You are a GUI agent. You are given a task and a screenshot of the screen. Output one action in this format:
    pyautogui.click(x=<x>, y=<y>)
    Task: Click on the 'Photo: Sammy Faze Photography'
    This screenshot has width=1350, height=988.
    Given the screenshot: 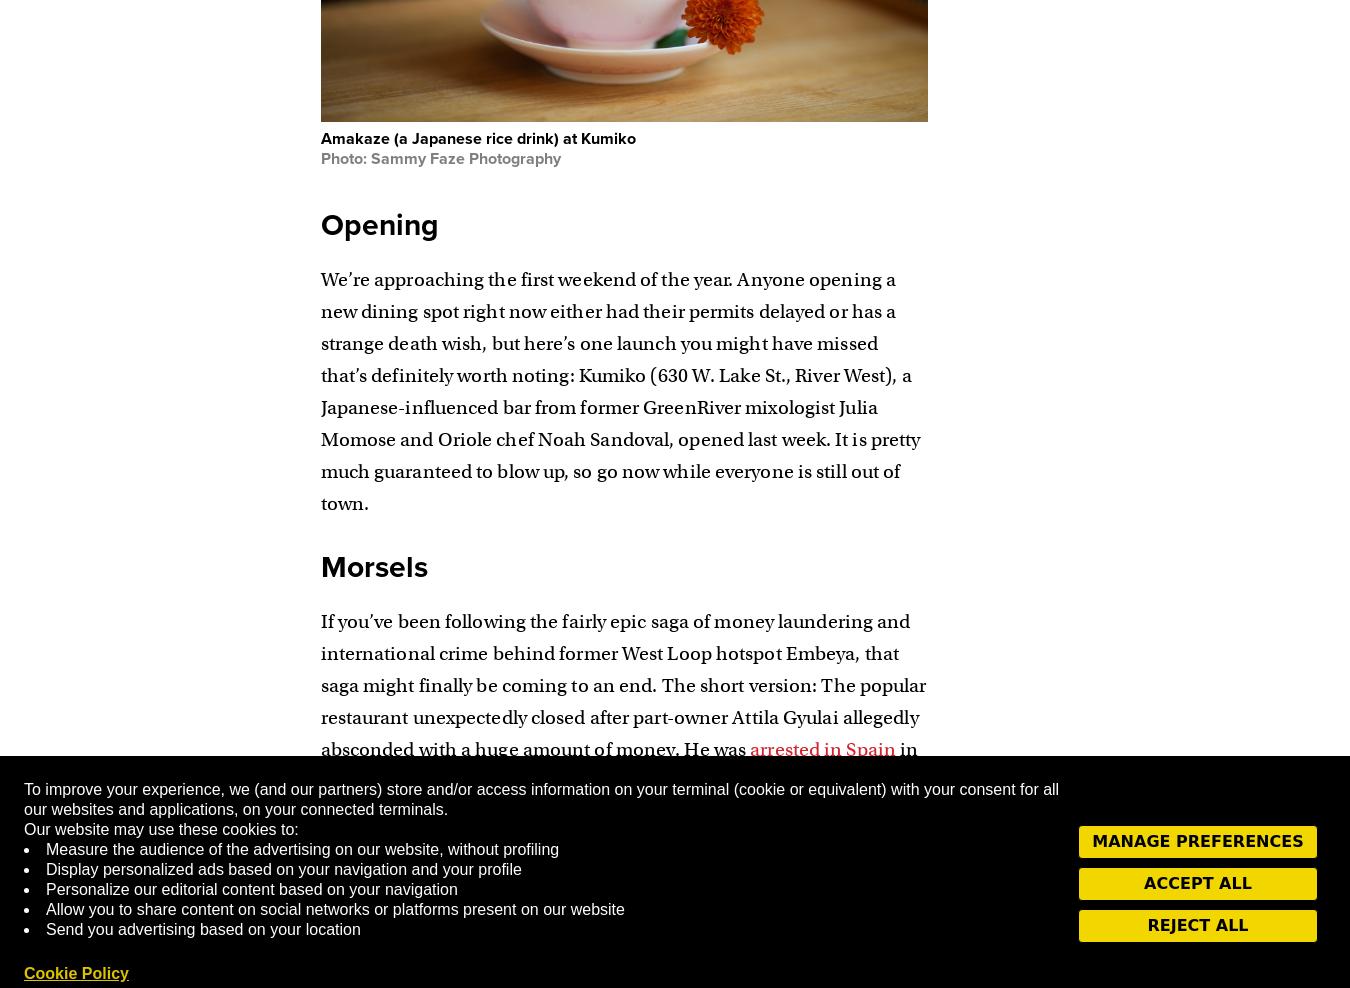 What is the action you would take?
    pyautogui.click(x=439, y=156)
    